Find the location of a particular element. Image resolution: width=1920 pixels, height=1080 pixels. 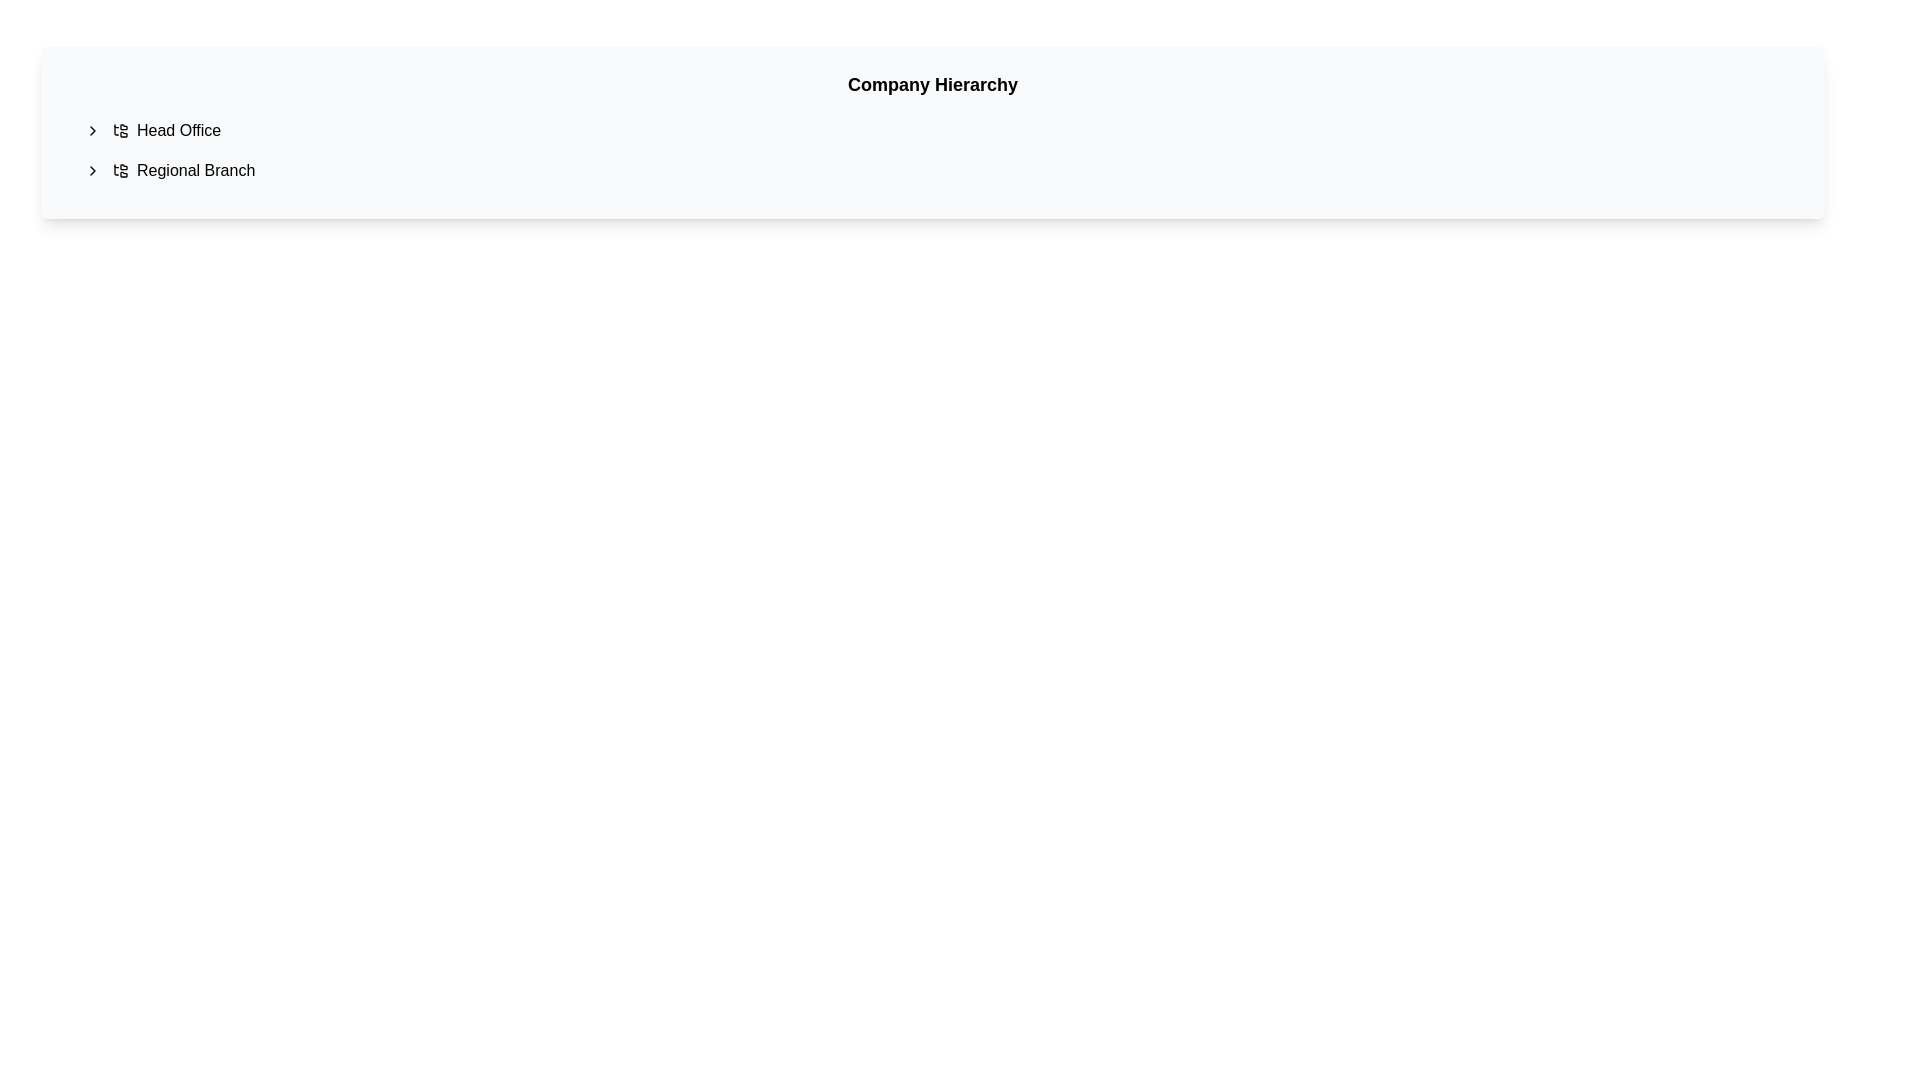

the hierarchical folder icon located next to the 'Regional Branch' text label to interact with the hierarchy is located at coordinates (119, 169).